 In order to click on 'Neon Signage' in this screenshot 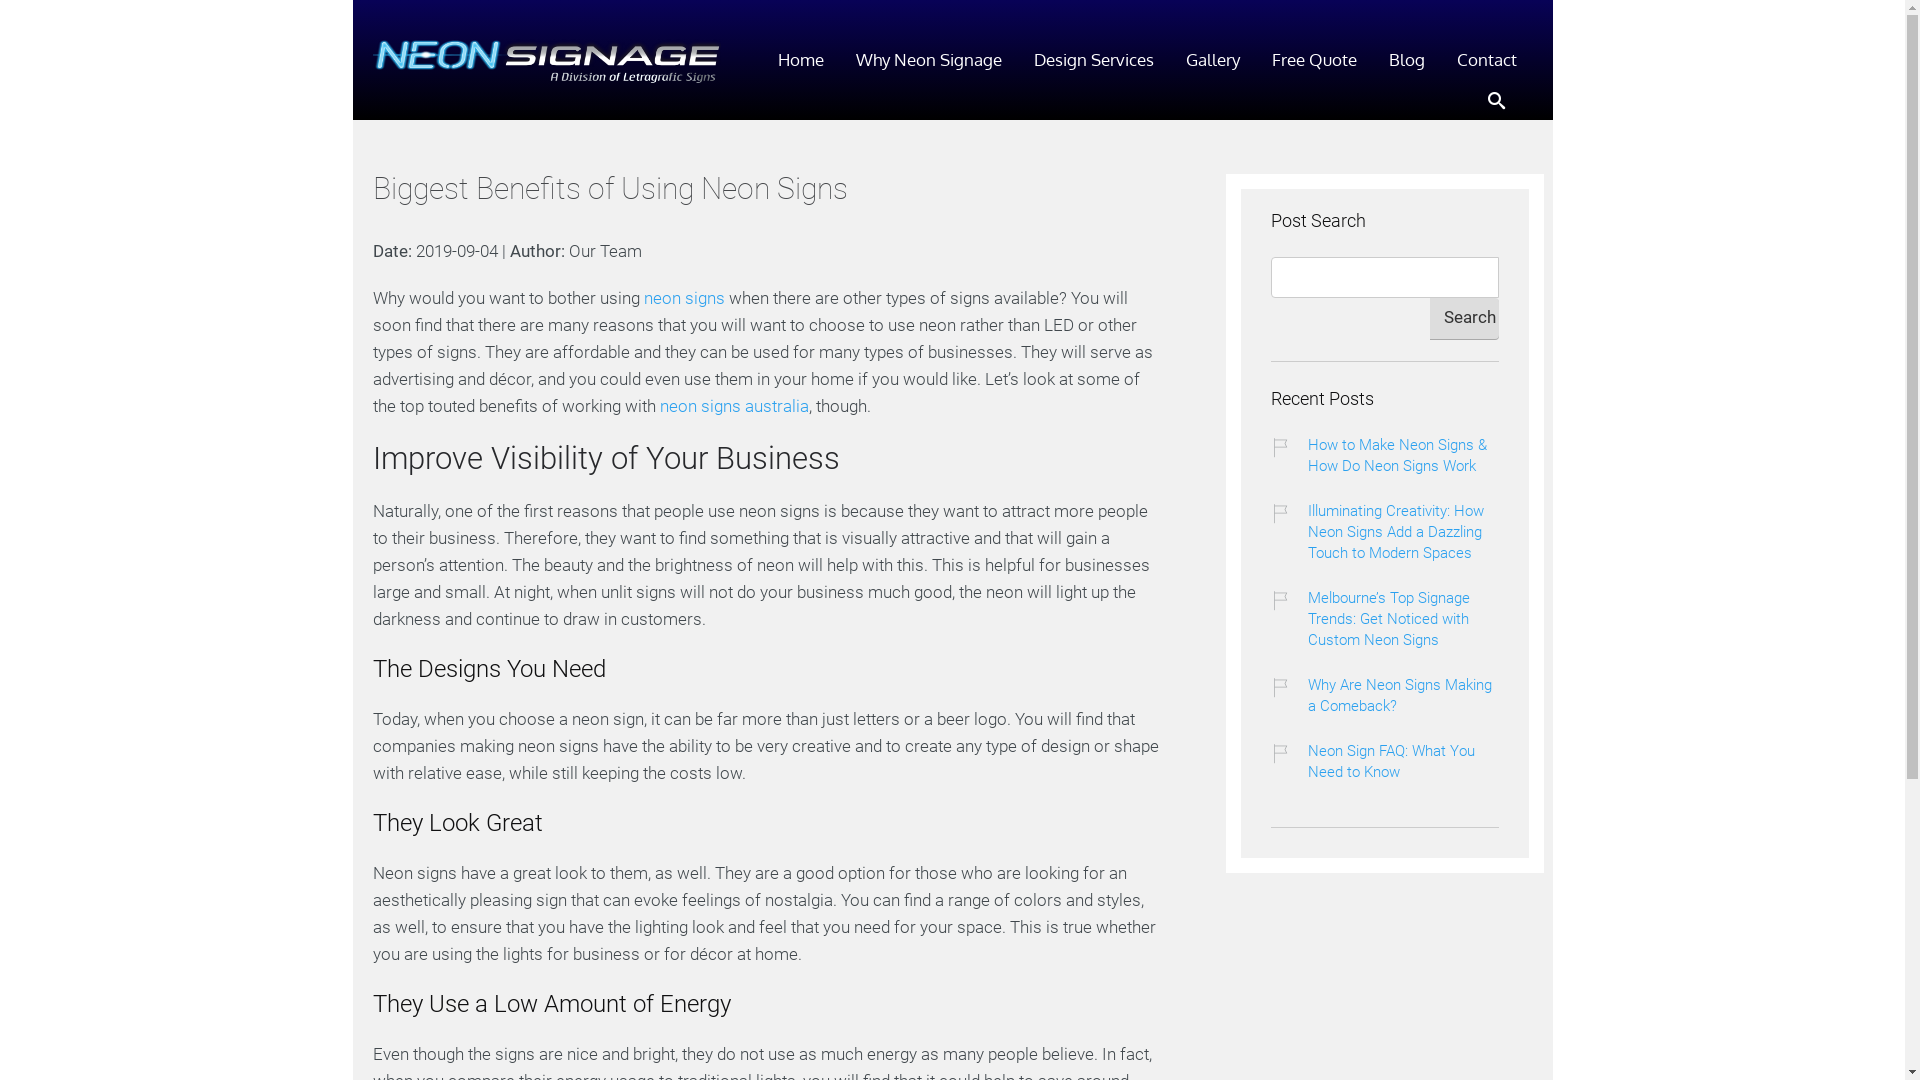, I will do `click(546, 60)`.